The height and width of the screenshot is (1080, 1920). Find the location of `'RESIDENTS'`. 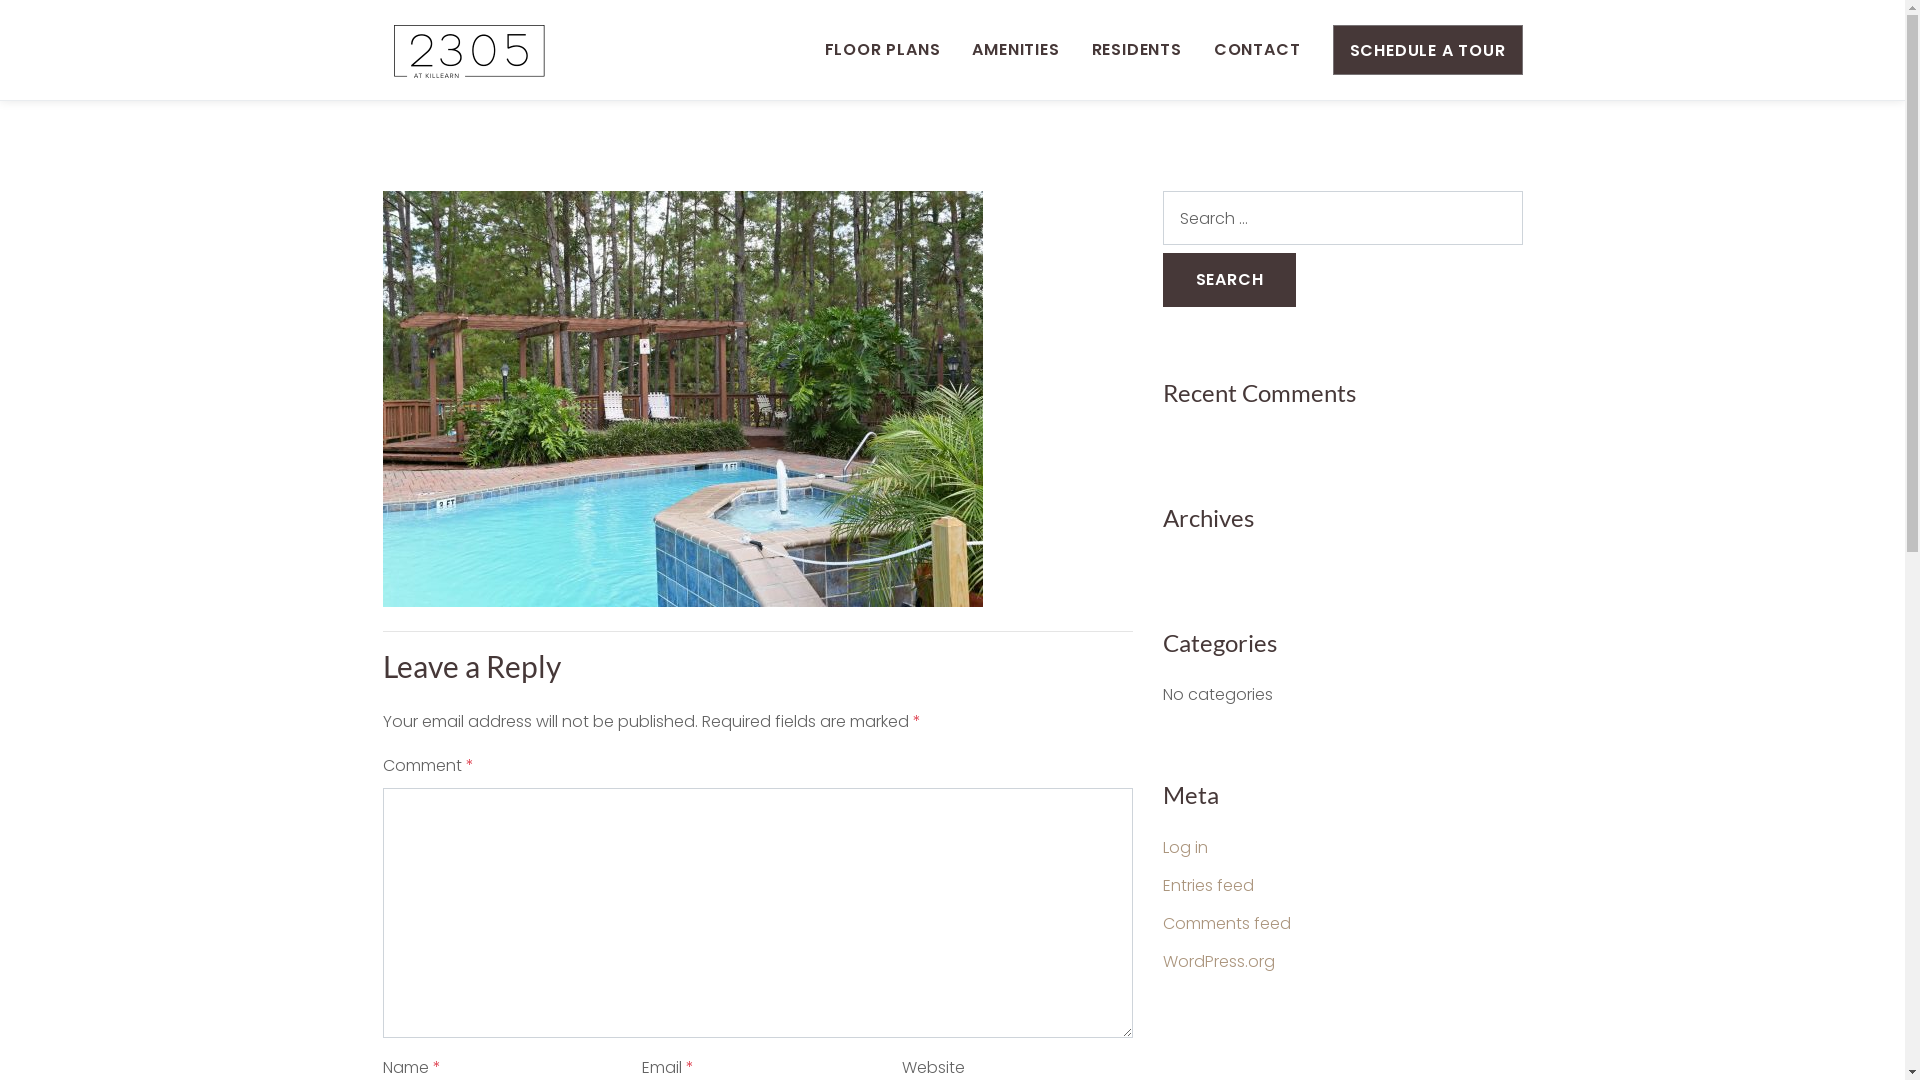

'RESIDENTS' is located at coordinates (1137, 49).